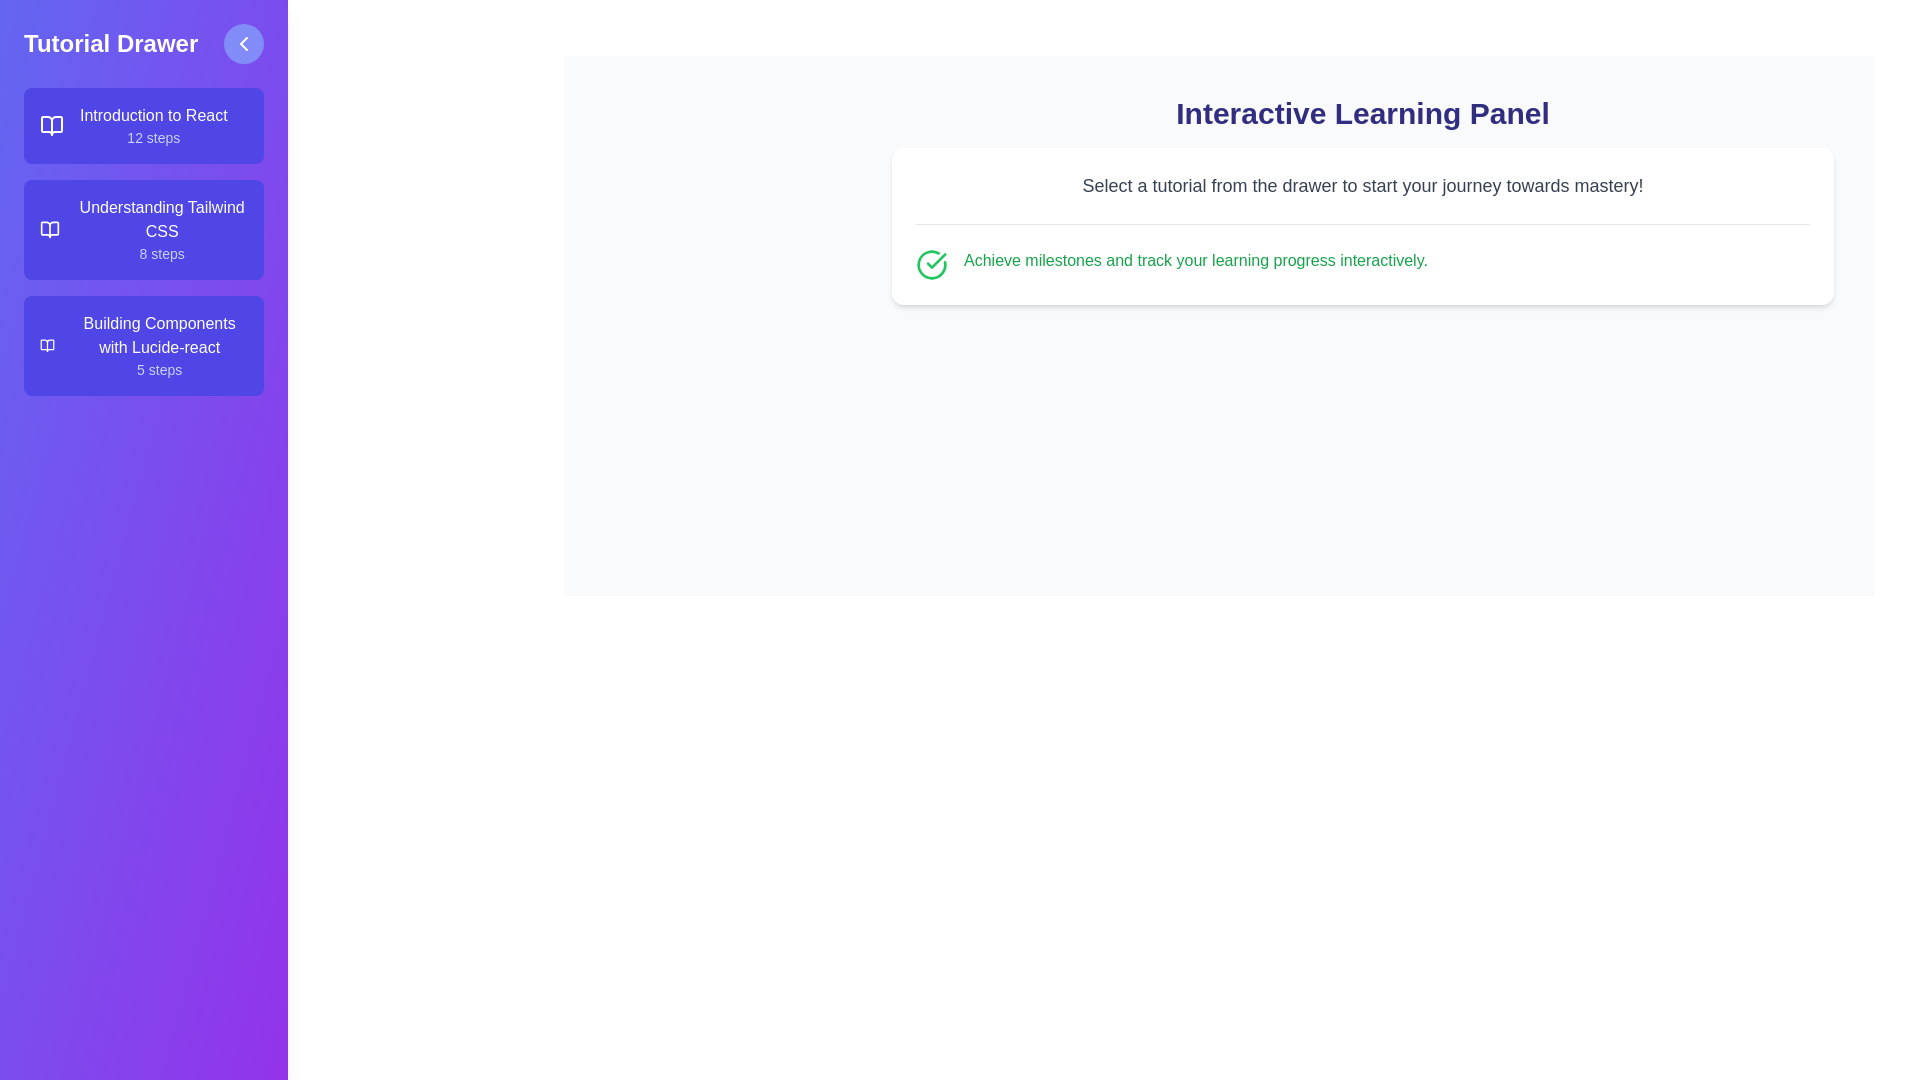 The width and height of the screenshot is (1920, 1080). Describe the element at coordinates (143, 345) in the screenshot. I see `the tutorial titled Building Components with Lucide-react from the list` at that location.